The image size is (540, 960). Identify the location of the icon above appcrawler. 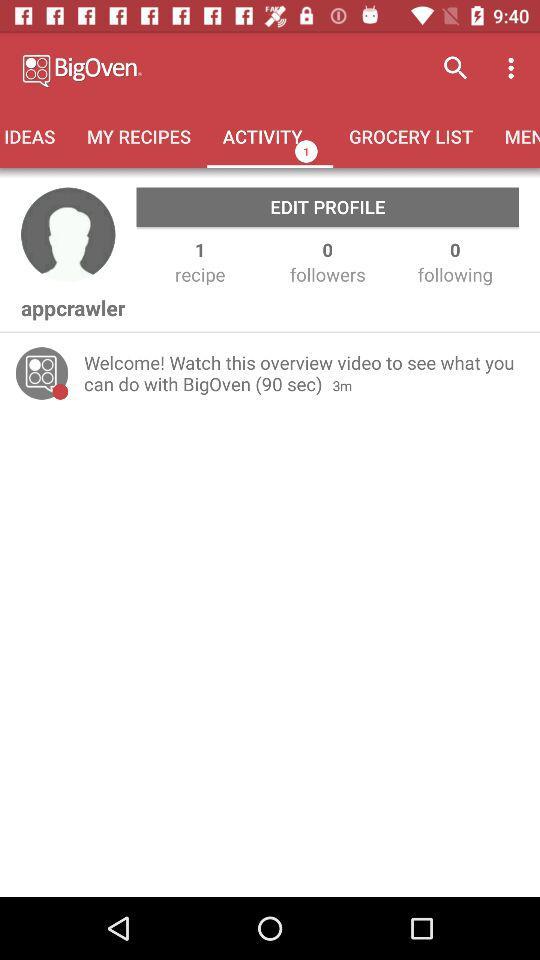
(67, 235).